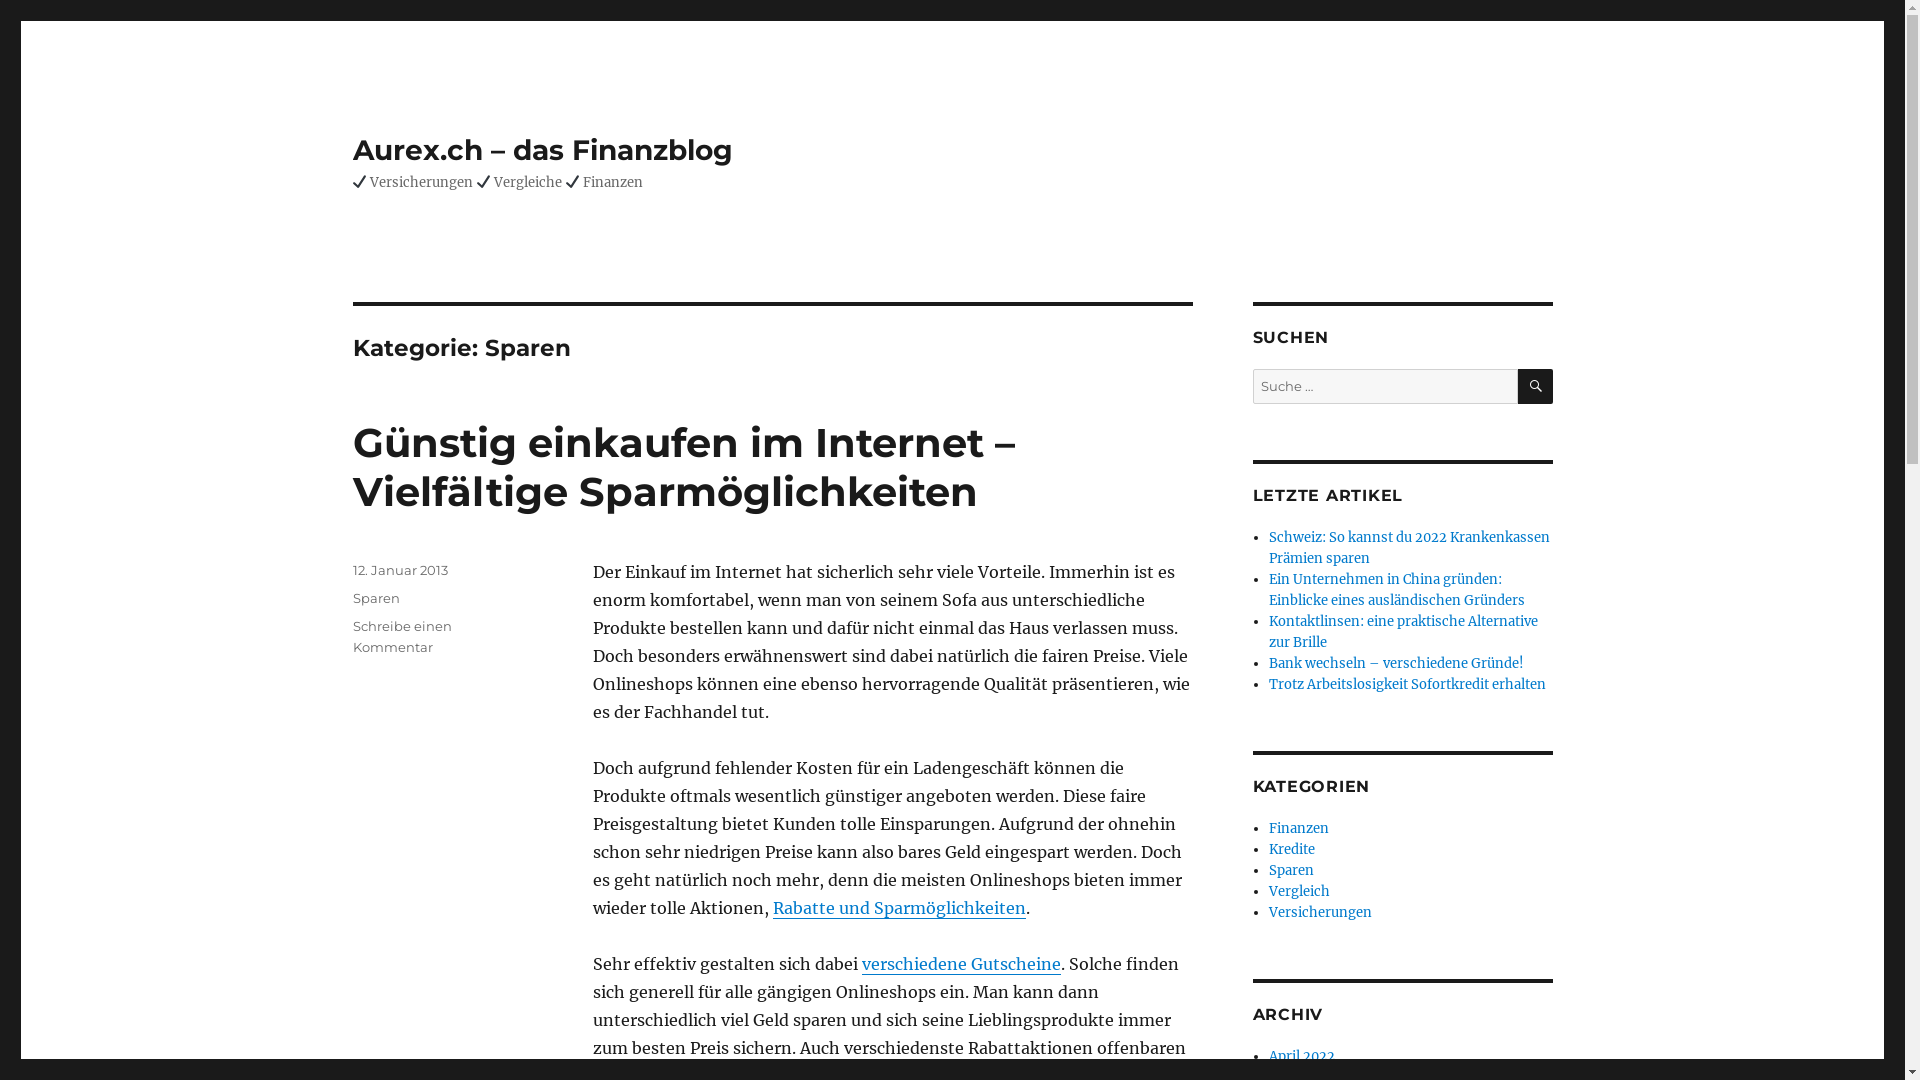 The height and width of the screenshot is (1080, 1920). Describe the element at coordinates (1291, 869) in the screenshot. I see `'Sparen'` at that location.